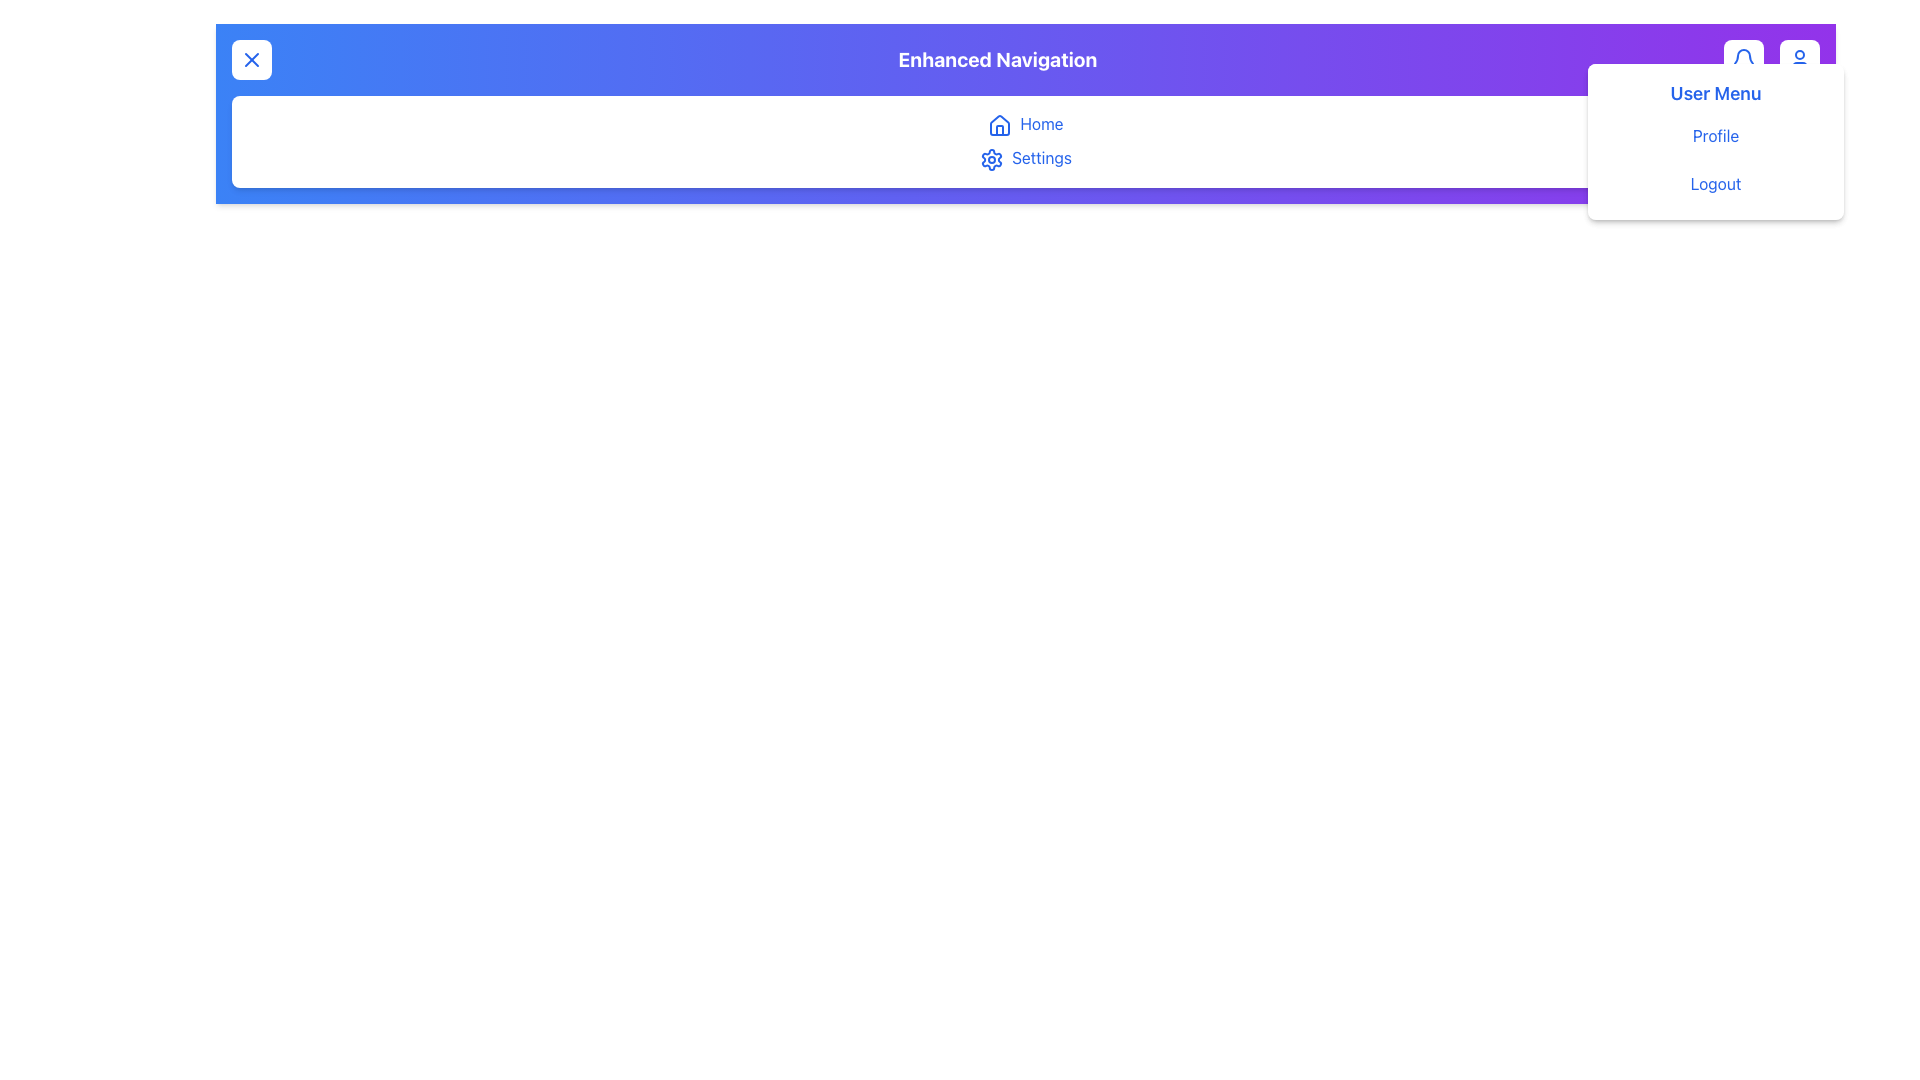 This screenshot has height=1080, width=1920. What do you see at coordinates (992, 158) in the screenshot?
I see `the settings icon represented by a gear or cogwheel outline located to the left of the 'Settings' text link in the navigation bar` at bounding box center [992, 158].